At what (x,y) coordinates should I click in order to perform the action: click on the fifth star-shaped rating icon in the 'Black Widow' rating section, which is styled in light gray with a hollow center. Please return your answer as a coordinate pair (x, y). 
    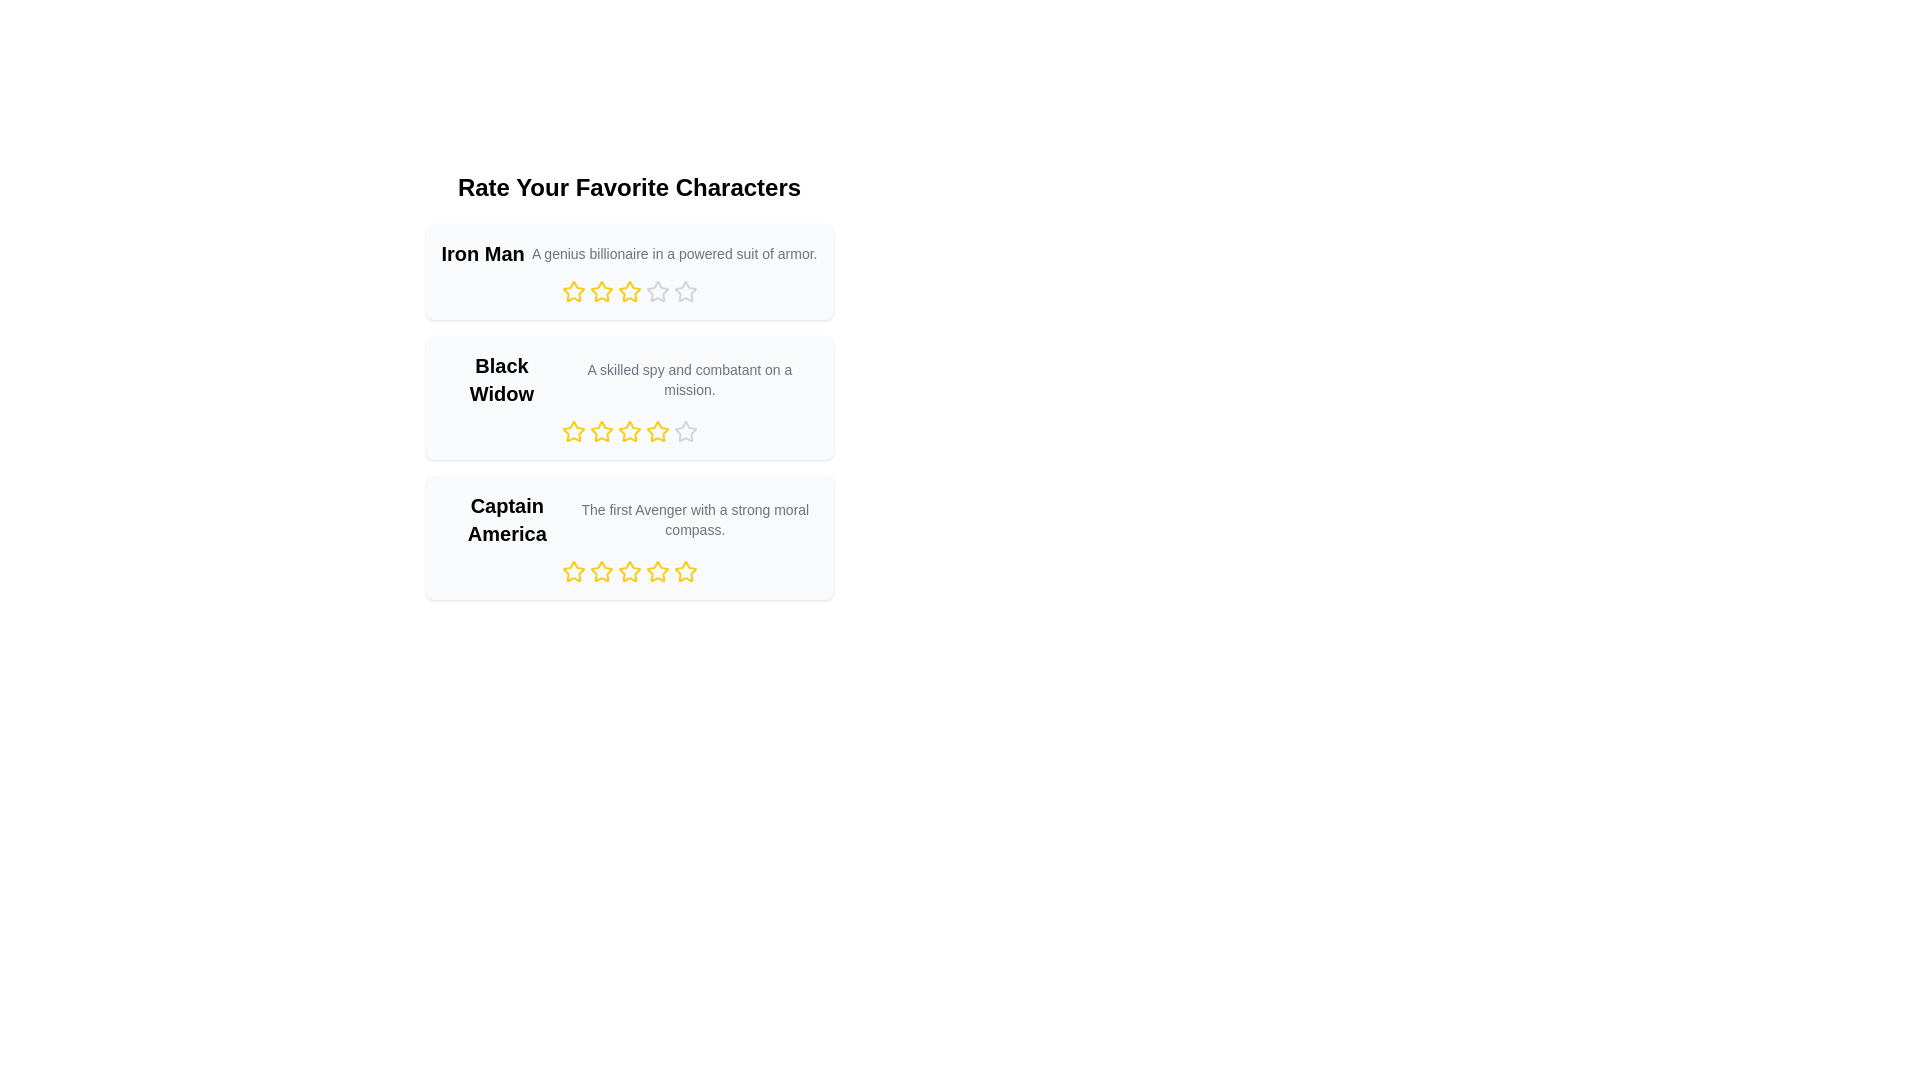
    Looking at the image, I should click on (685, 431).